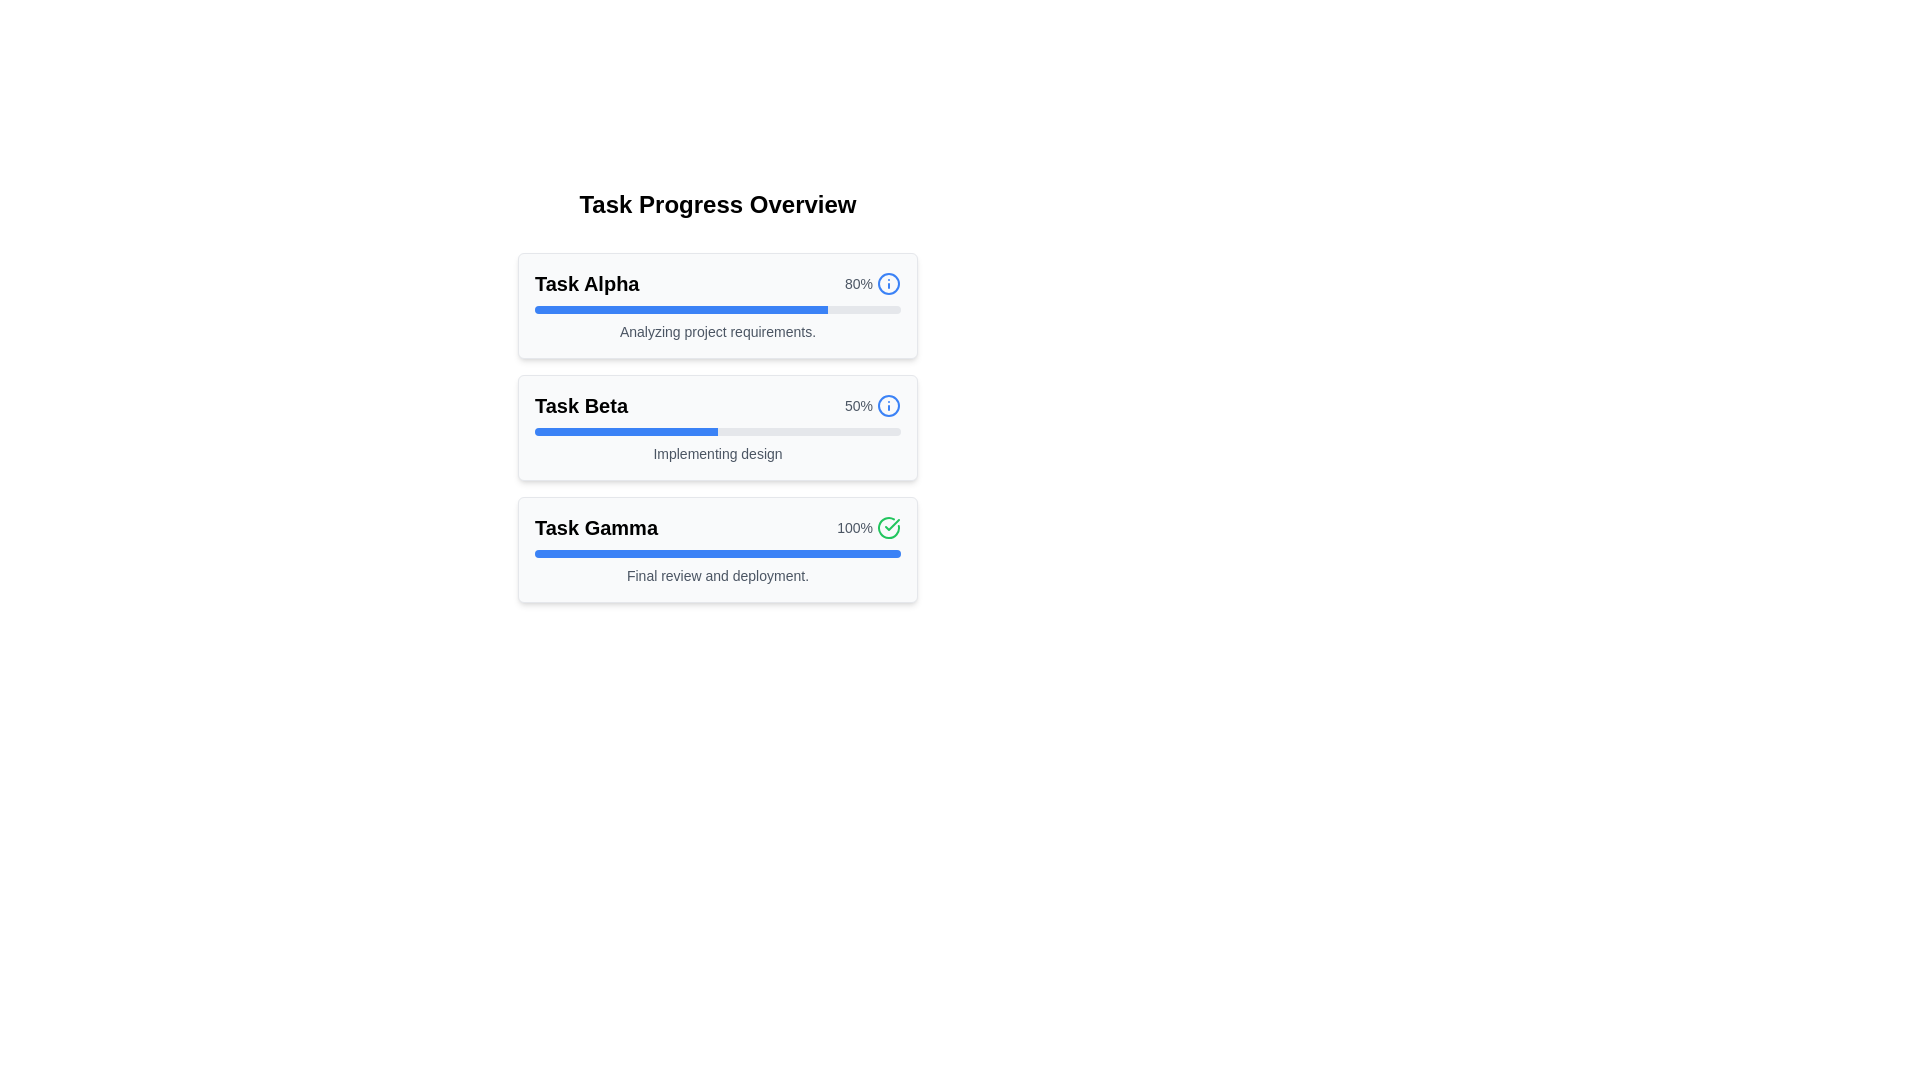 The image size is (1920, 1080). What do you see at coordinates (718, 554) in the screenshot?
I see `the horizontal progress bar located within the card labeled 'Task Gamma', which is styled with a light gray background and rounded edges, positioned below the title and percentage indicators` at bounding box center [718, 554].